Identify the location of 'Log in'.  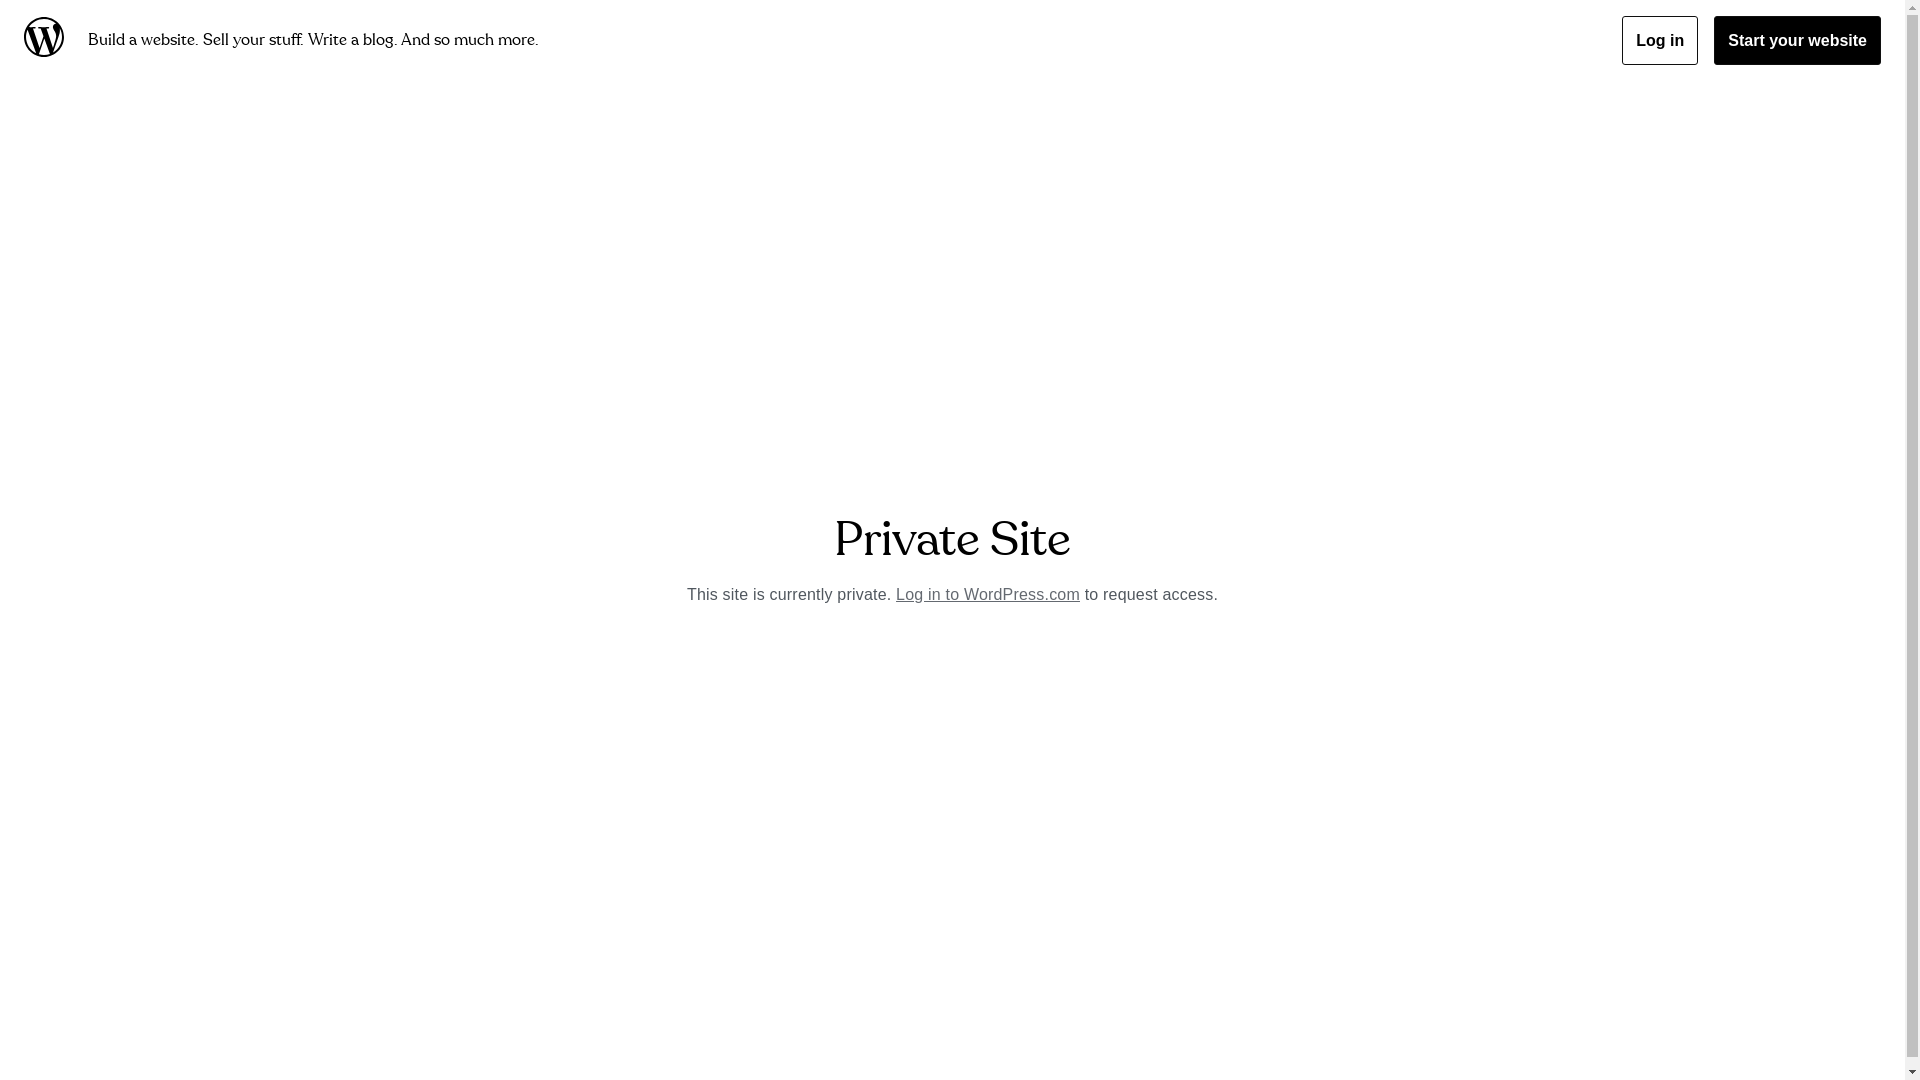
(1660, 40).